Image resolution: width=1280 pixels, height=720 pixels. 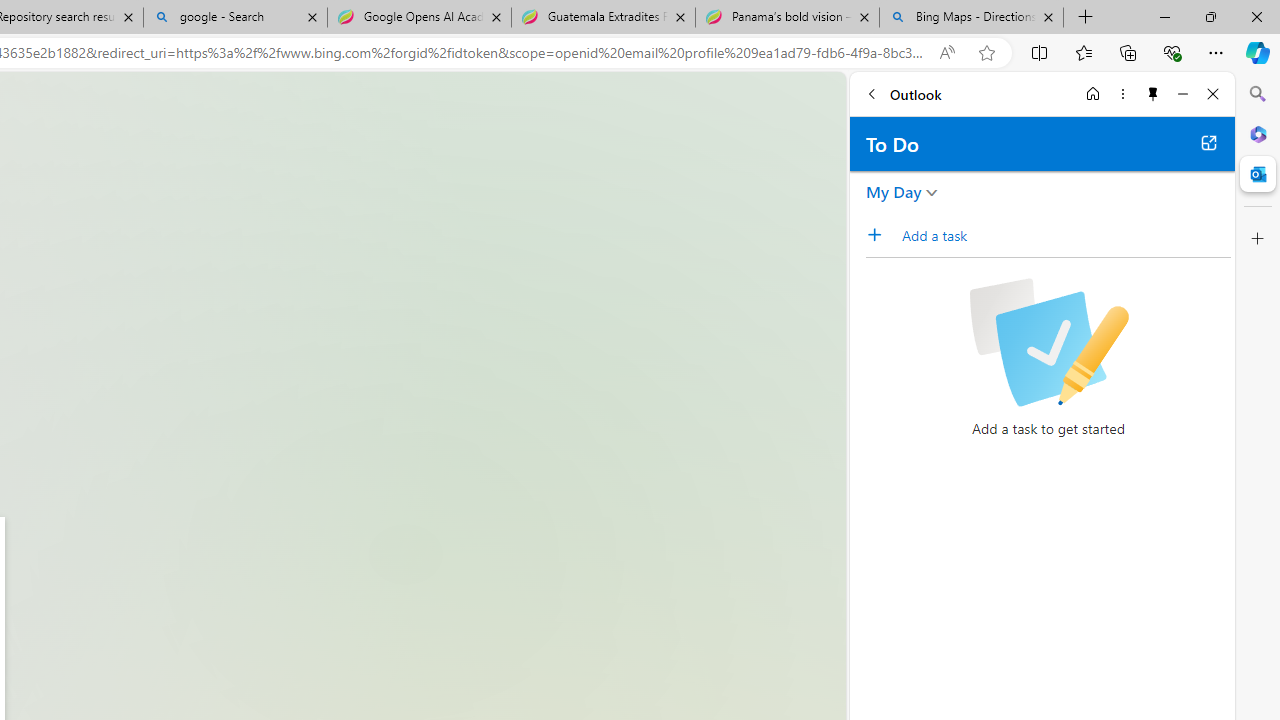 I want to click on 'Unpin side pane', so click(x=1153, y=93).